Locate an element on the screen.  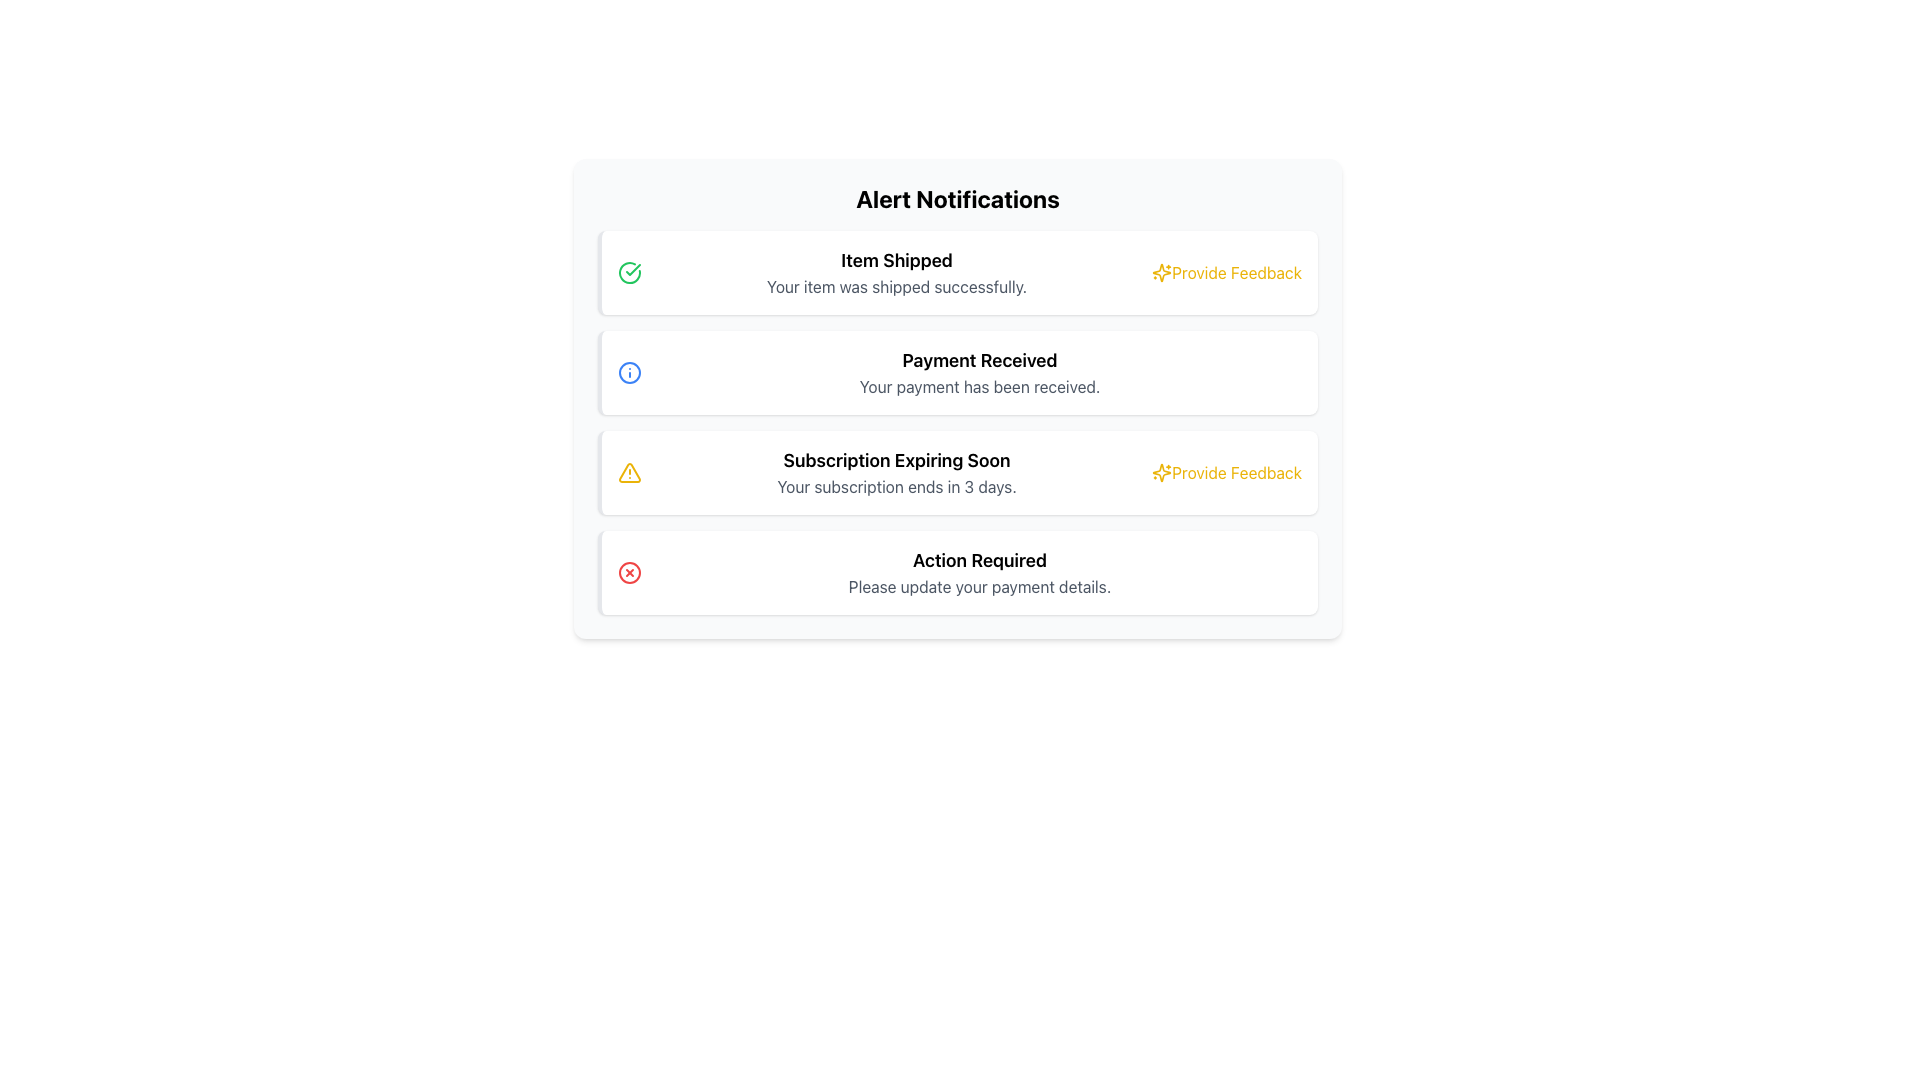
the Notification Card that alerts the user about the expiration of their subscription in three days, positioned as the third notification in the vertical list is located at coordinates (957, 473).